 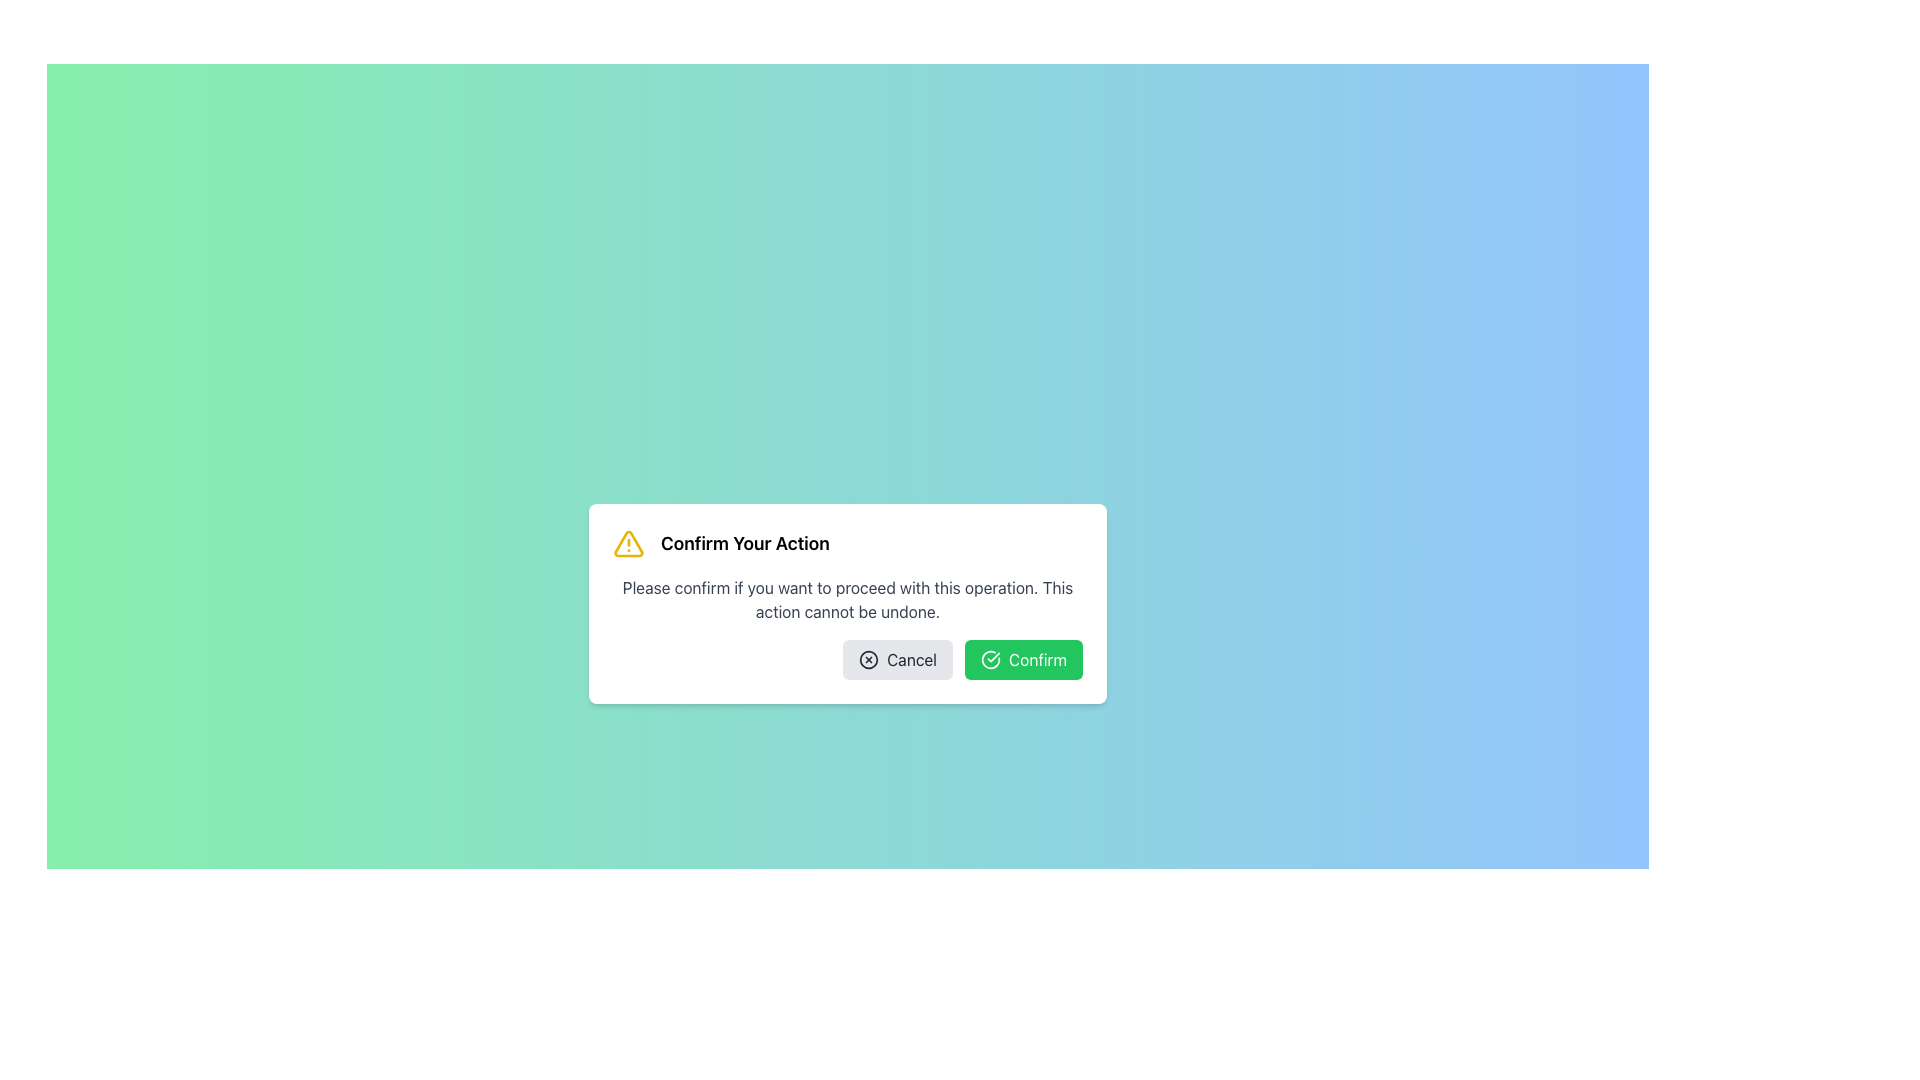 What do you see at coordinates (848, 659) in the screenshot?
I see `the button group located at the bottom section of the confirmation dialog to interact with the cancel or confirm buttons` at bounding box center [848, 659].